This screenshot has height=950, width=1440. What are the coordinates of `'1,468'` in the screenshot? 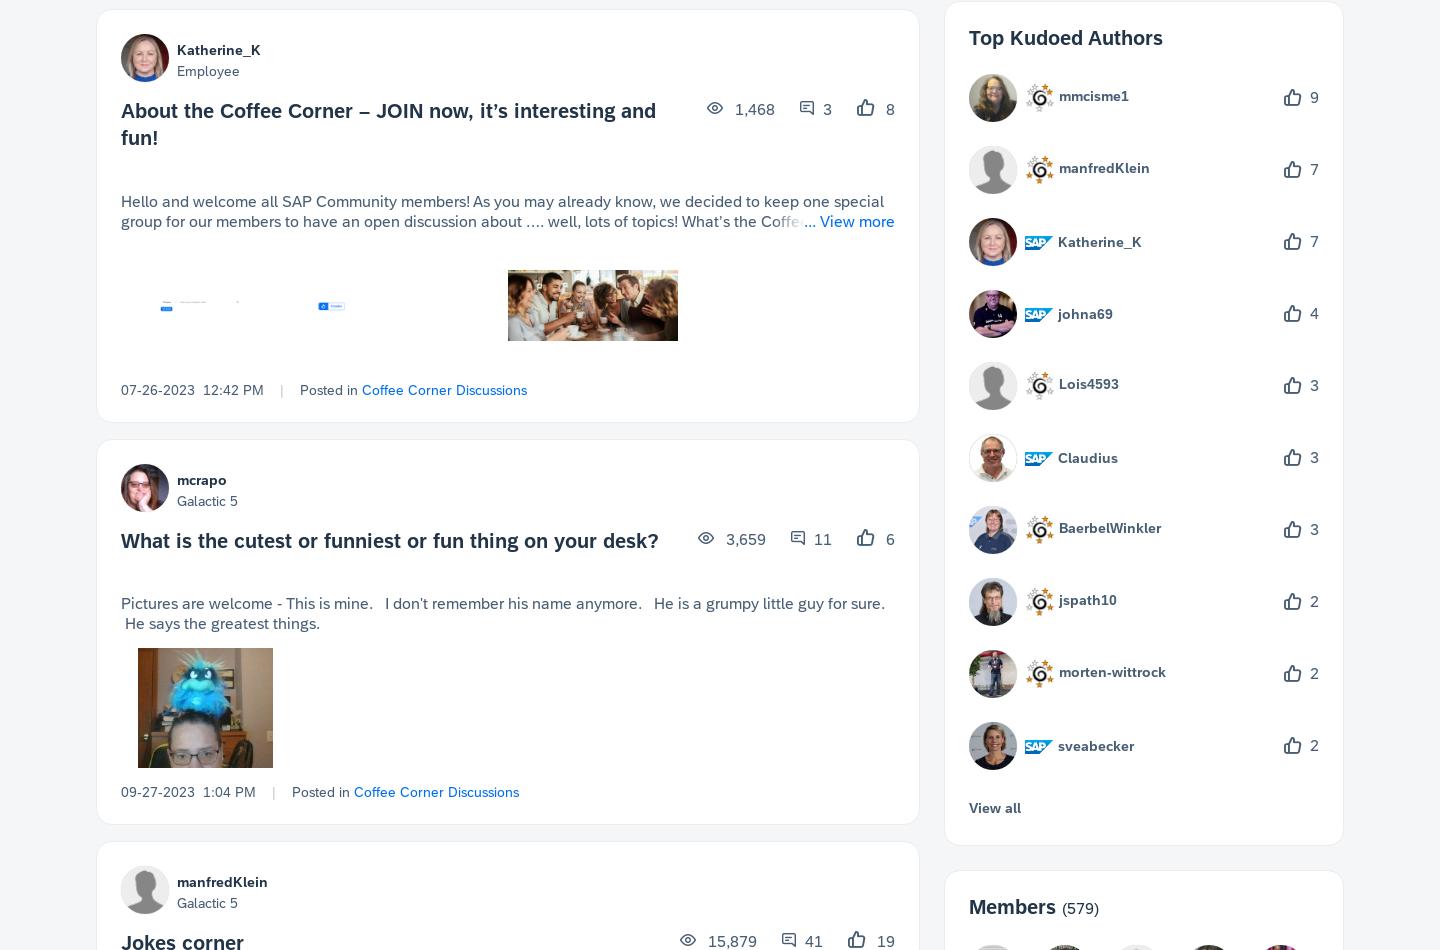 It's located at (751, 109).